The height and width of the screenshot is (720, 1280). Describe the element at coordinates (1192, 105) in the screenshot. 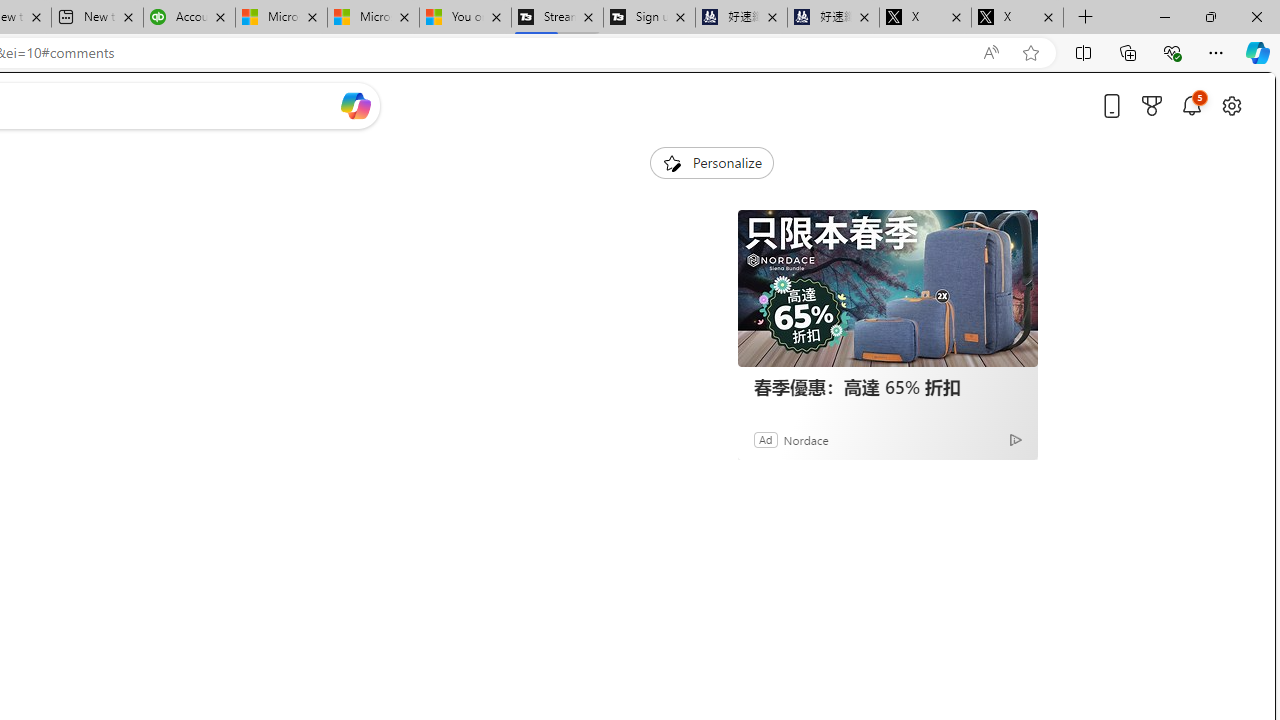

I see `'Notifications'` at that location.